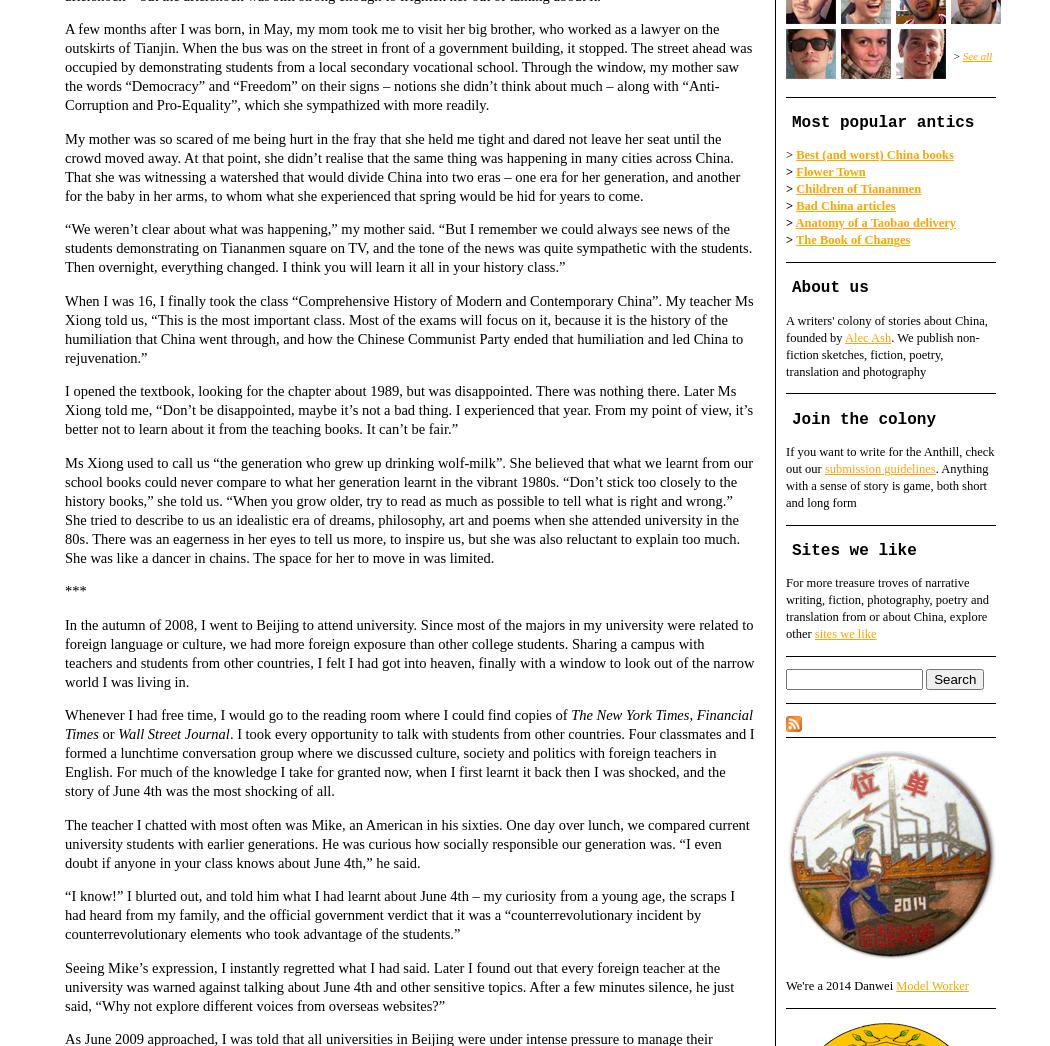 This screenshot has height=1046, width=1050. Describe the element at coordinates (853, 550) in the screenshot. I see `'Sites we like'` at that location.